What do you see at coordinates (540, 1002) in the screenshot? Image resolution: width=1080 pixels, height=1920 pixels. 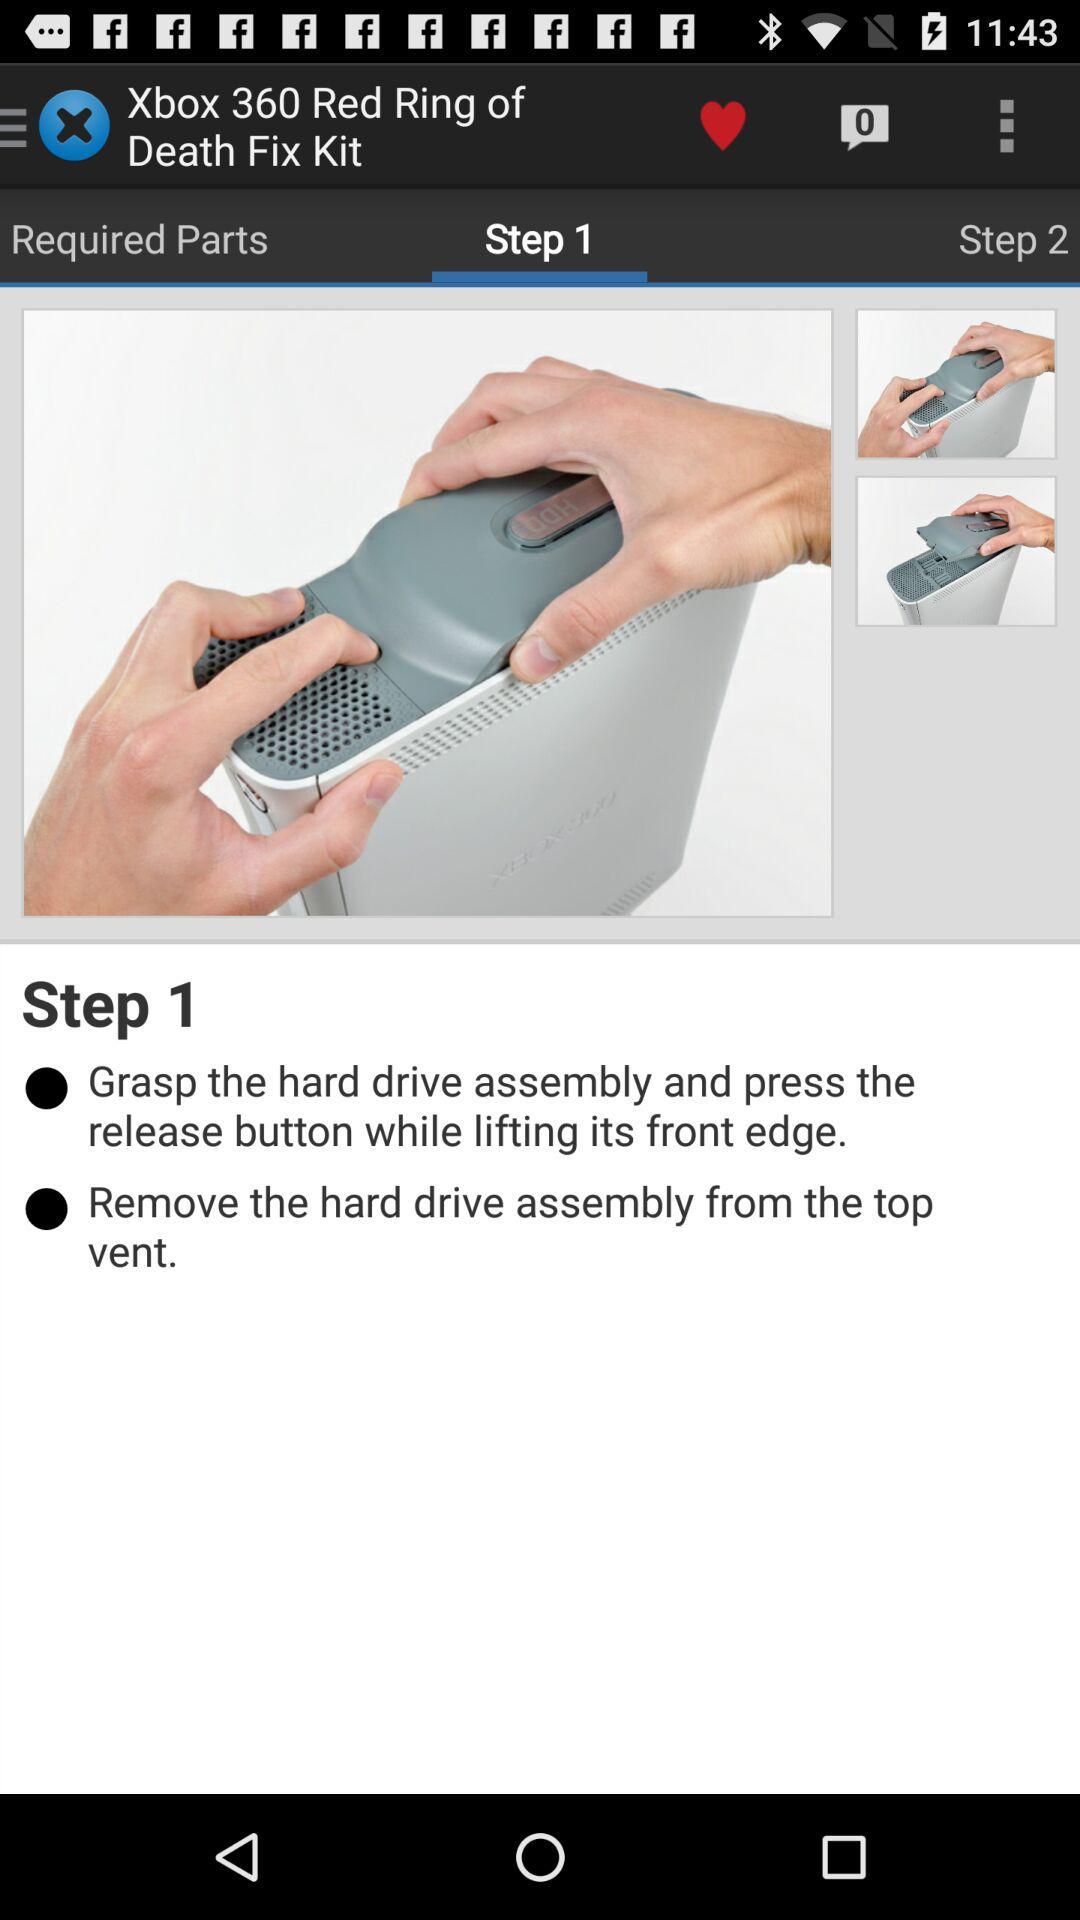 I see `step 1 item` at bounding box center [540, 1002].